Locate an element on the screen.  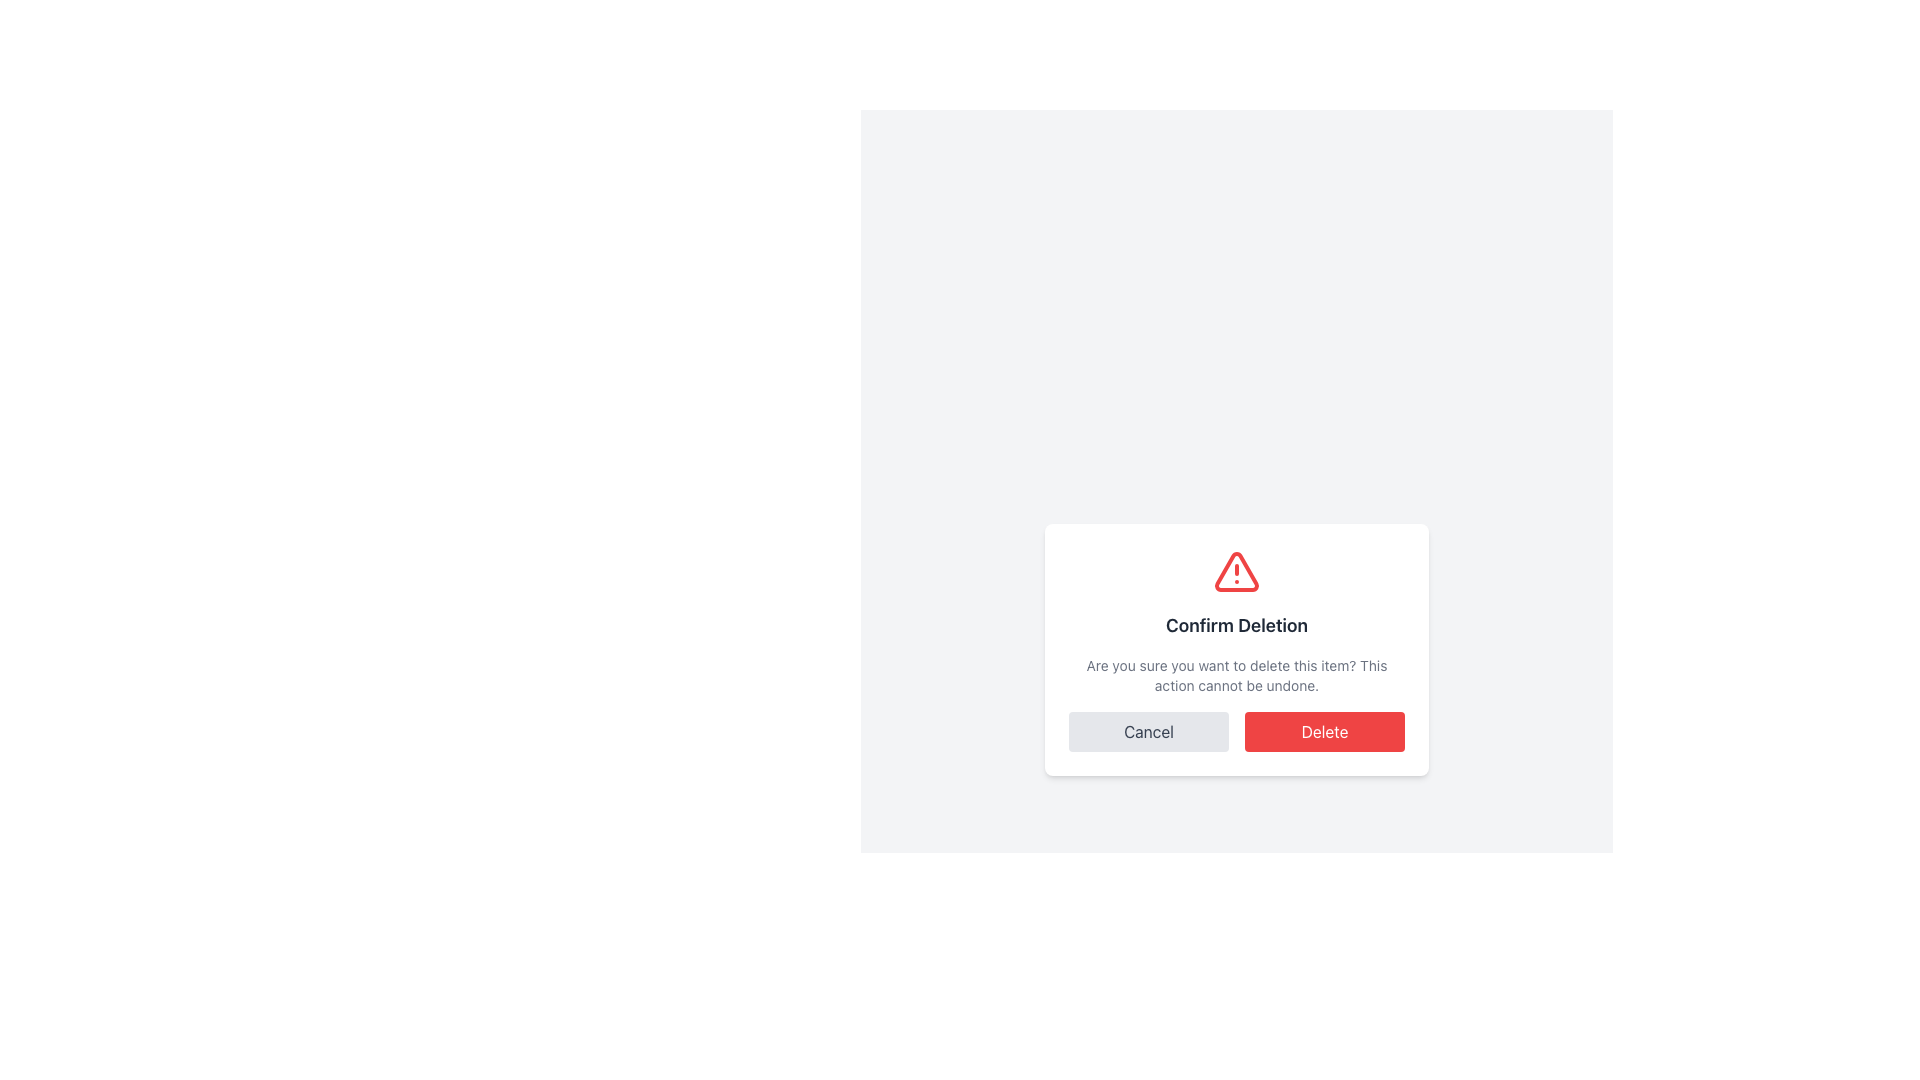
the 'Cancel' button located in the button group at the bottom of the modal dialog box to abort the action is located at coordinates (1236, 732).